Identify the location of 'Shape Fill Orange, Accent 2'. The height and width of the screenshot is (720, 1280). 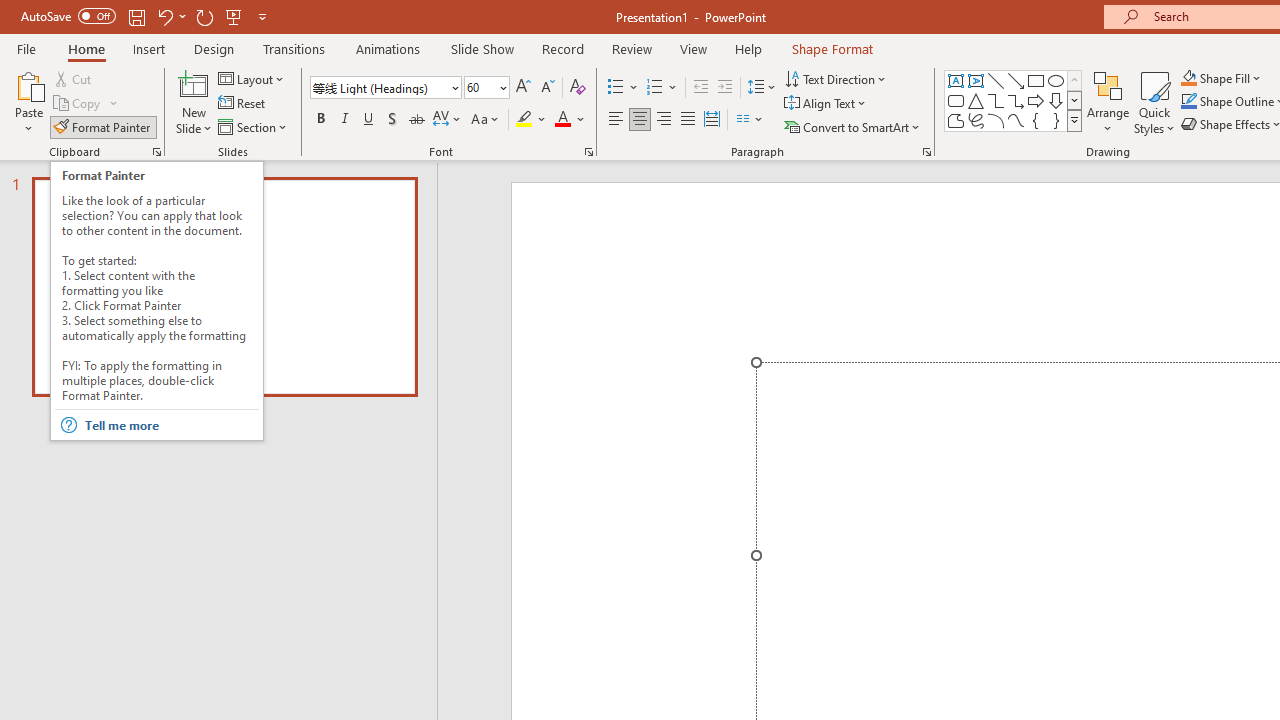
(1189, 77).